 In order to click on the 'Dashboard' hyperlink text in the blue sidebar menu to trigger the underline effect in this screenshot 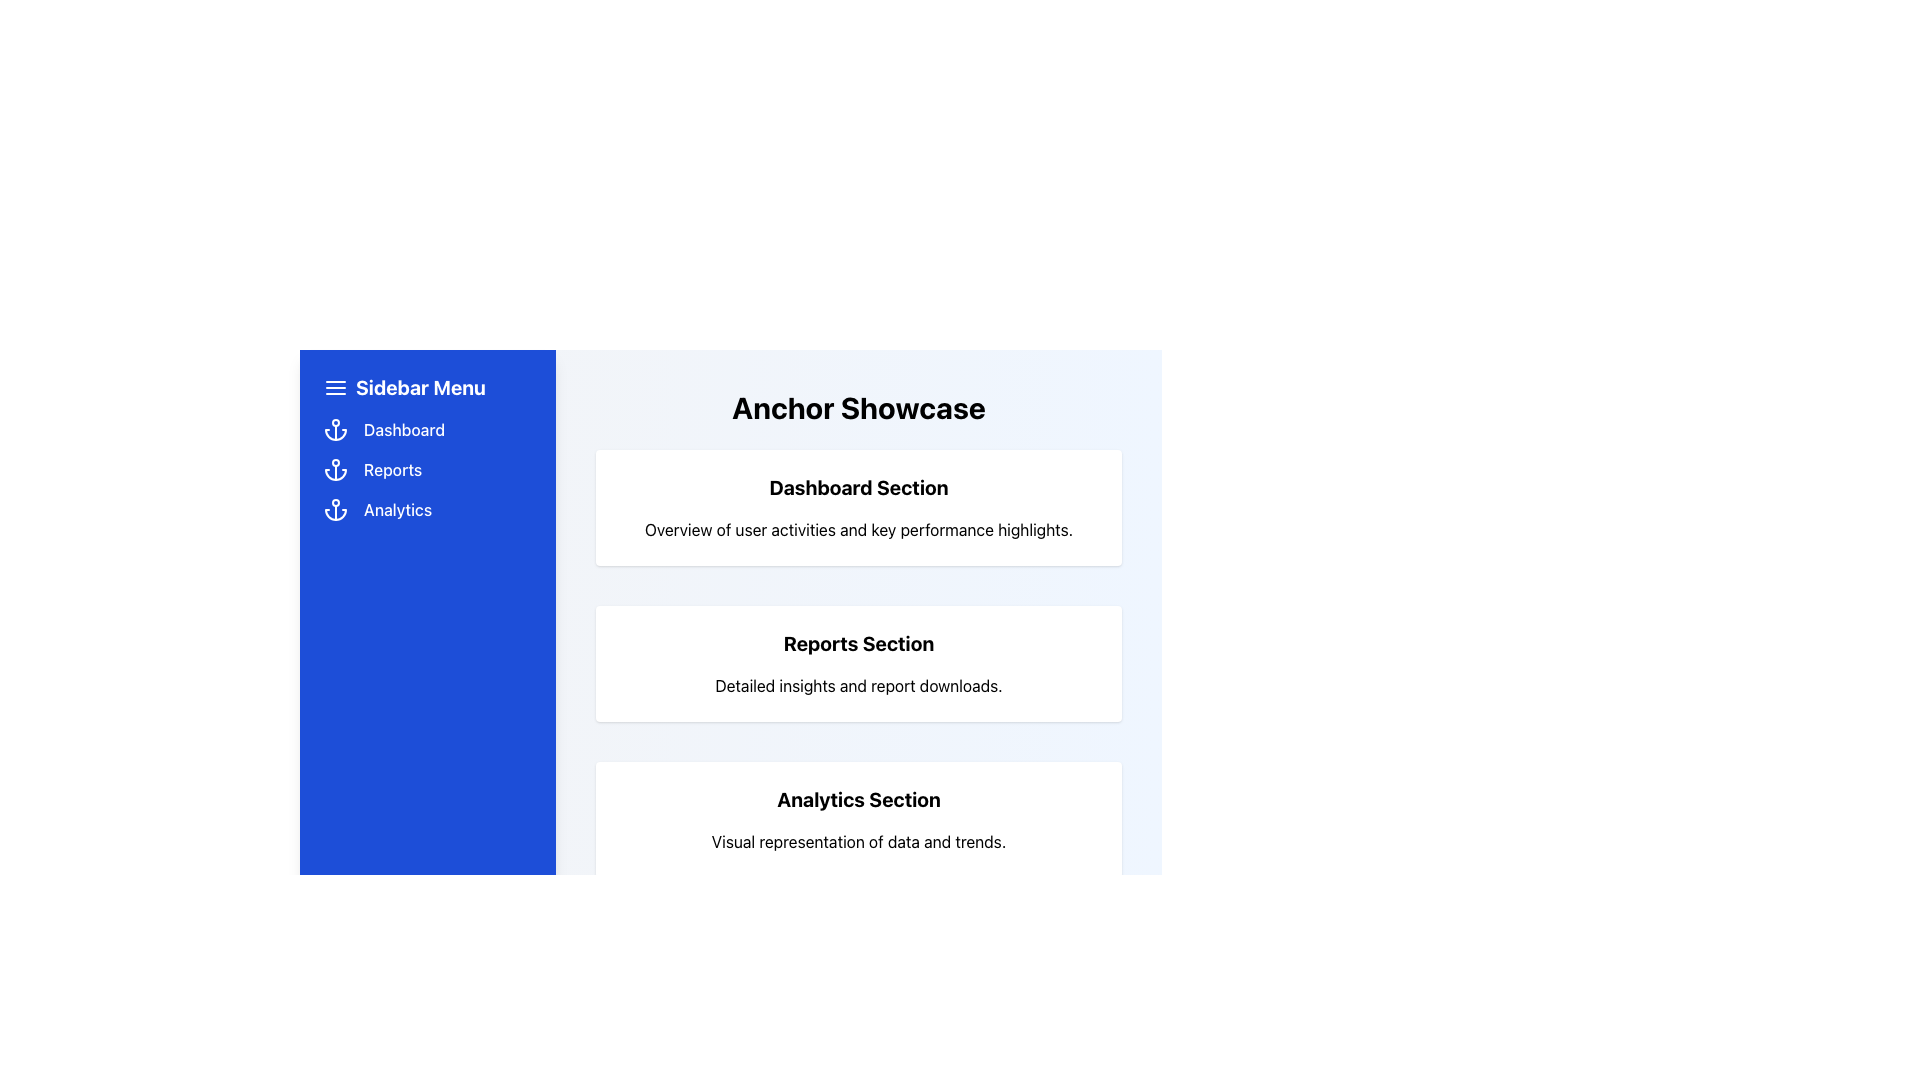, I will do `click(403, 428)`.